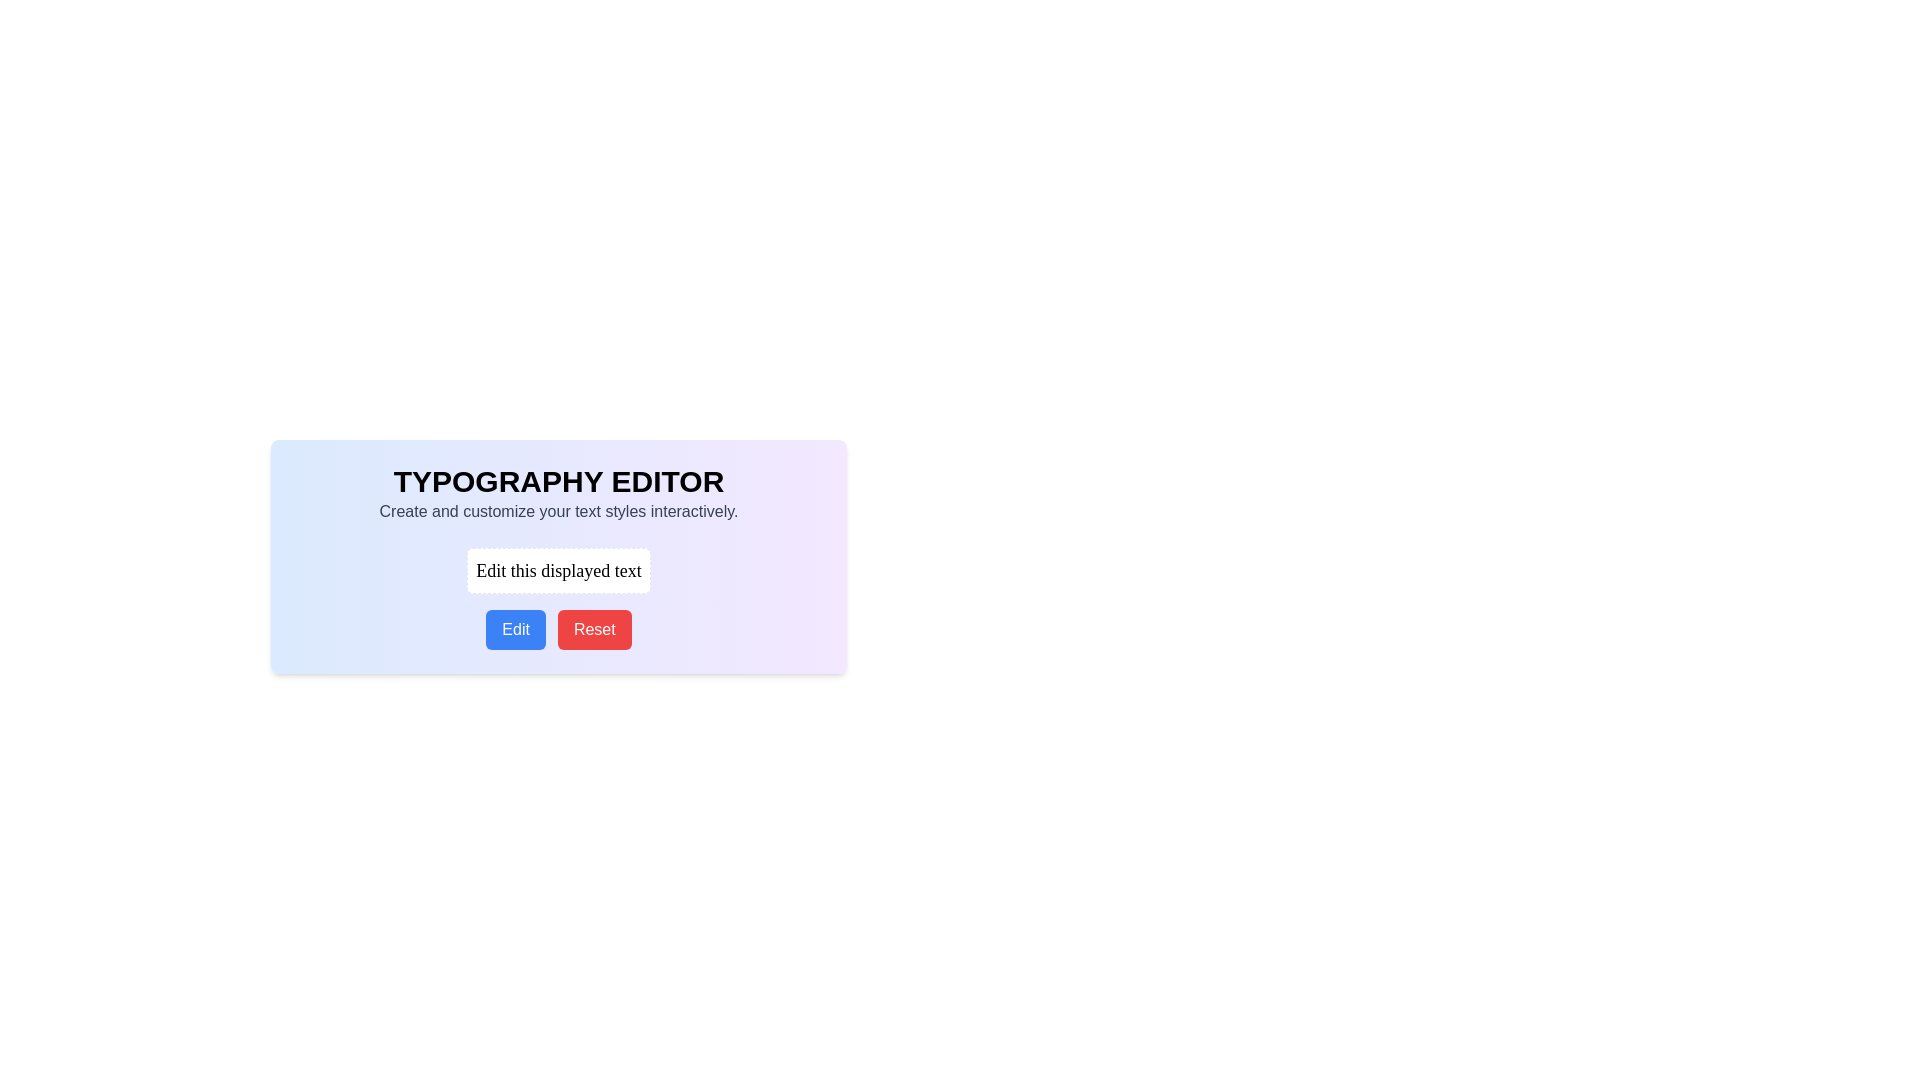  I want to click on the Reset button located in the bottom-right section of the typography editor, so click(593, 628).